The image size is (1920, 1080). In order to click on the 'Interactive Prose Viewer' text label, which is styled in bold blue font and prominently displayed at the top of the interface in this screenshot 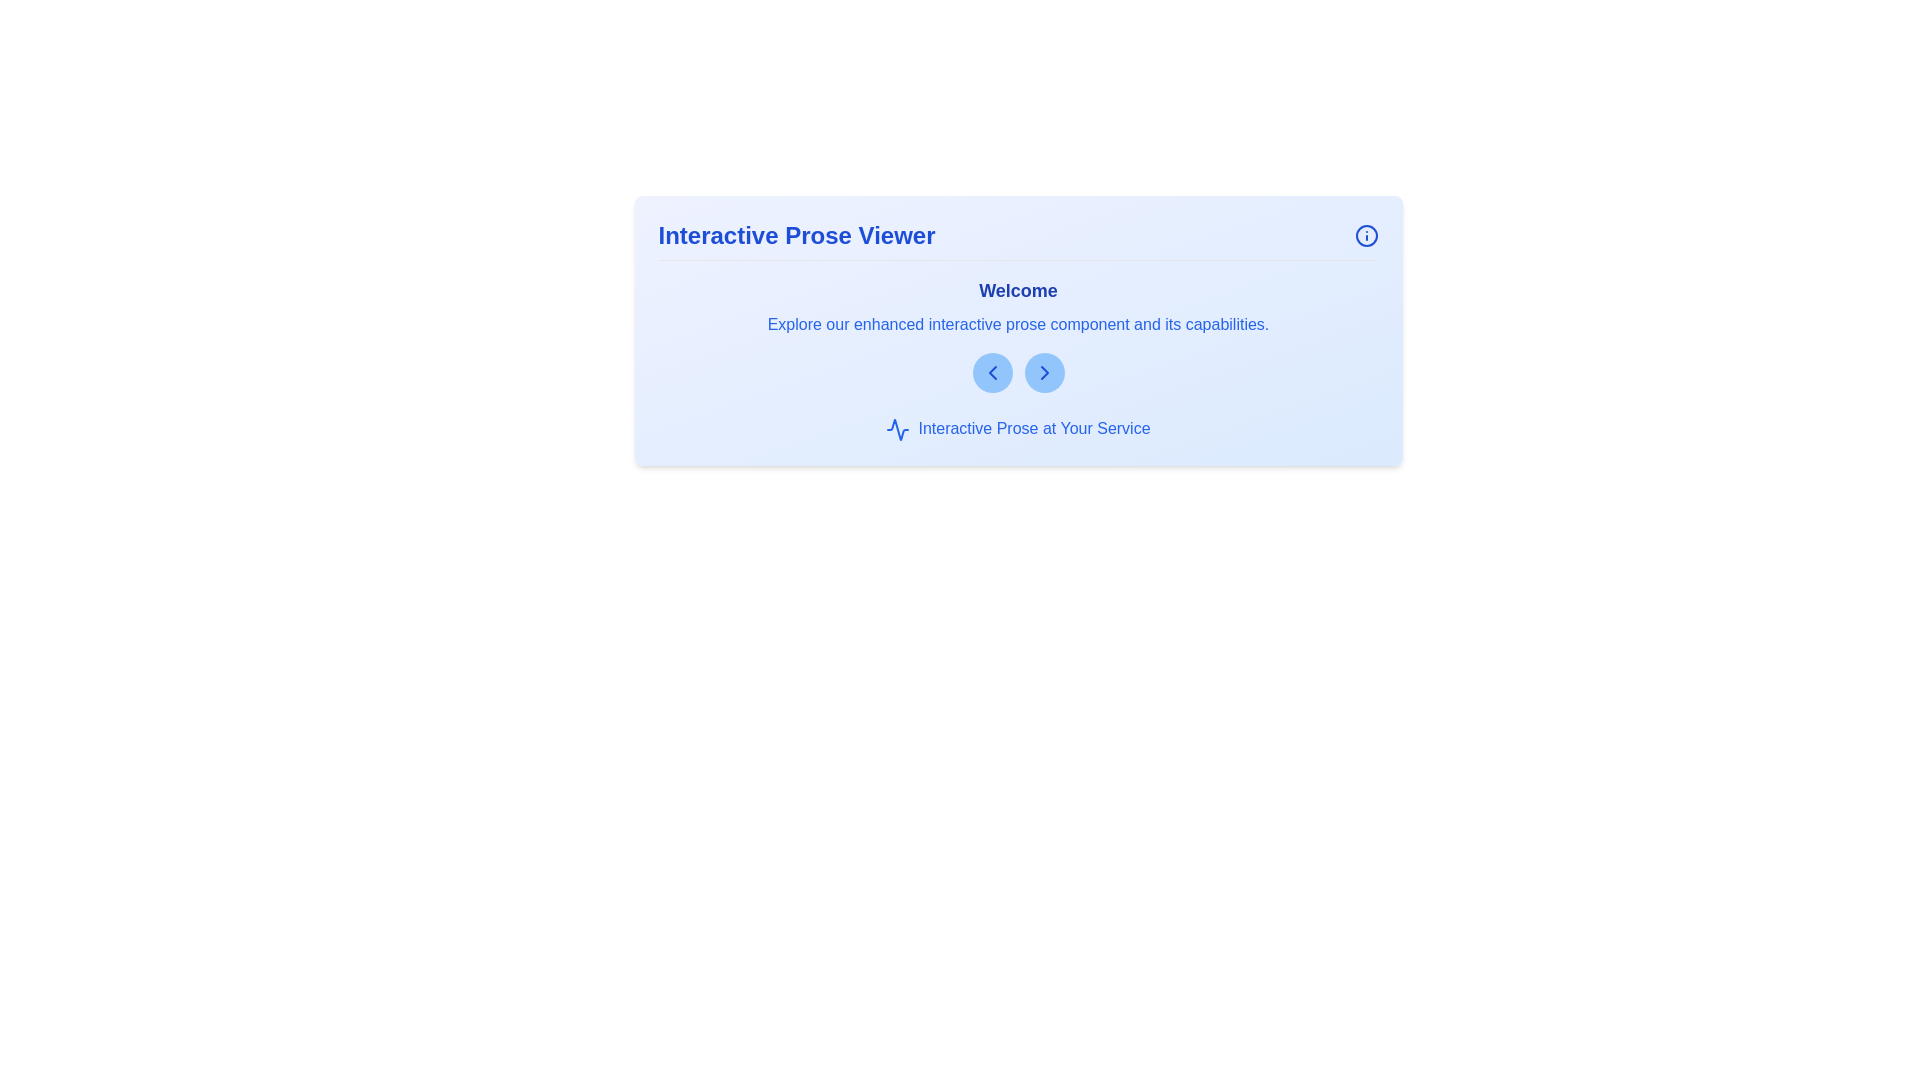, I will do `click(795, 234)`.